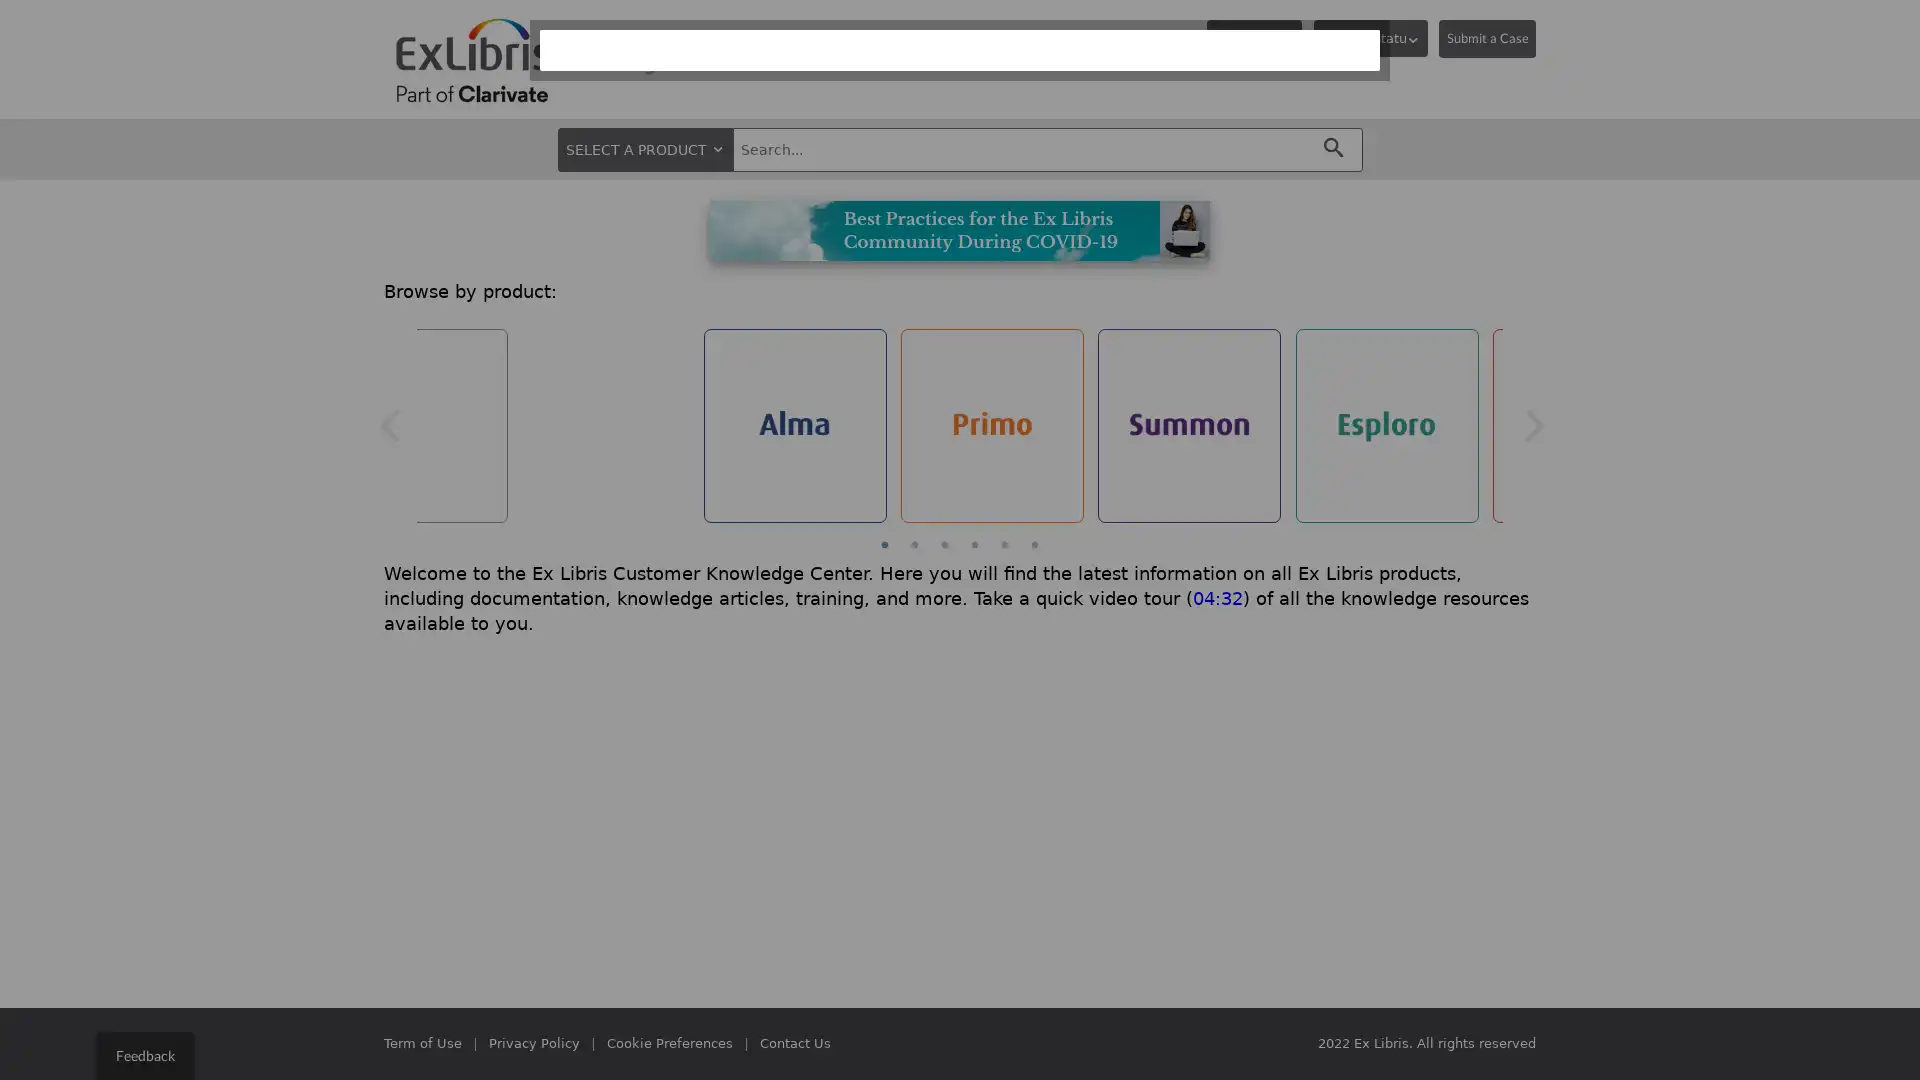  What do you see at coordinates (1035, 544) in the screenshot?
I see `6` at bounding box center [1035, 544].